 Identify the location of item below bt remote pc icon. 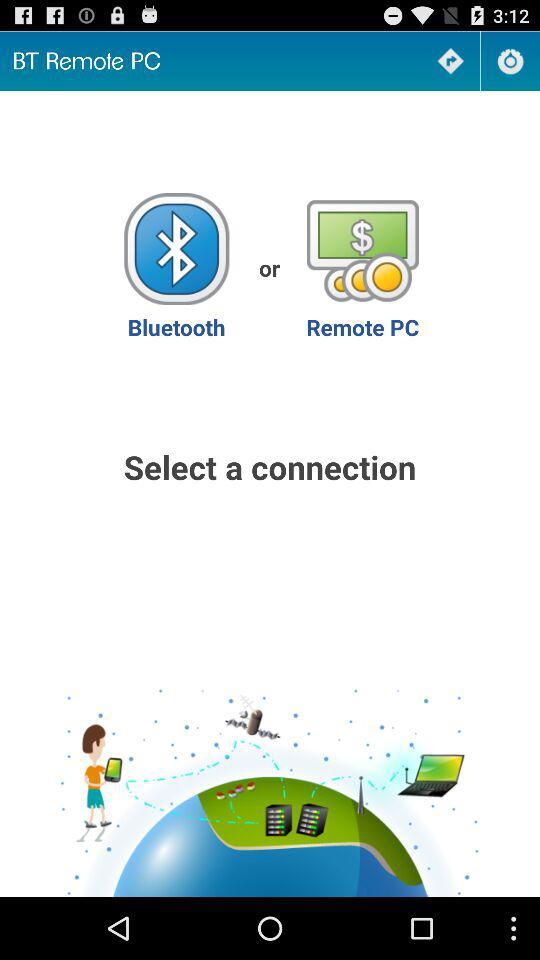
(176, 266).